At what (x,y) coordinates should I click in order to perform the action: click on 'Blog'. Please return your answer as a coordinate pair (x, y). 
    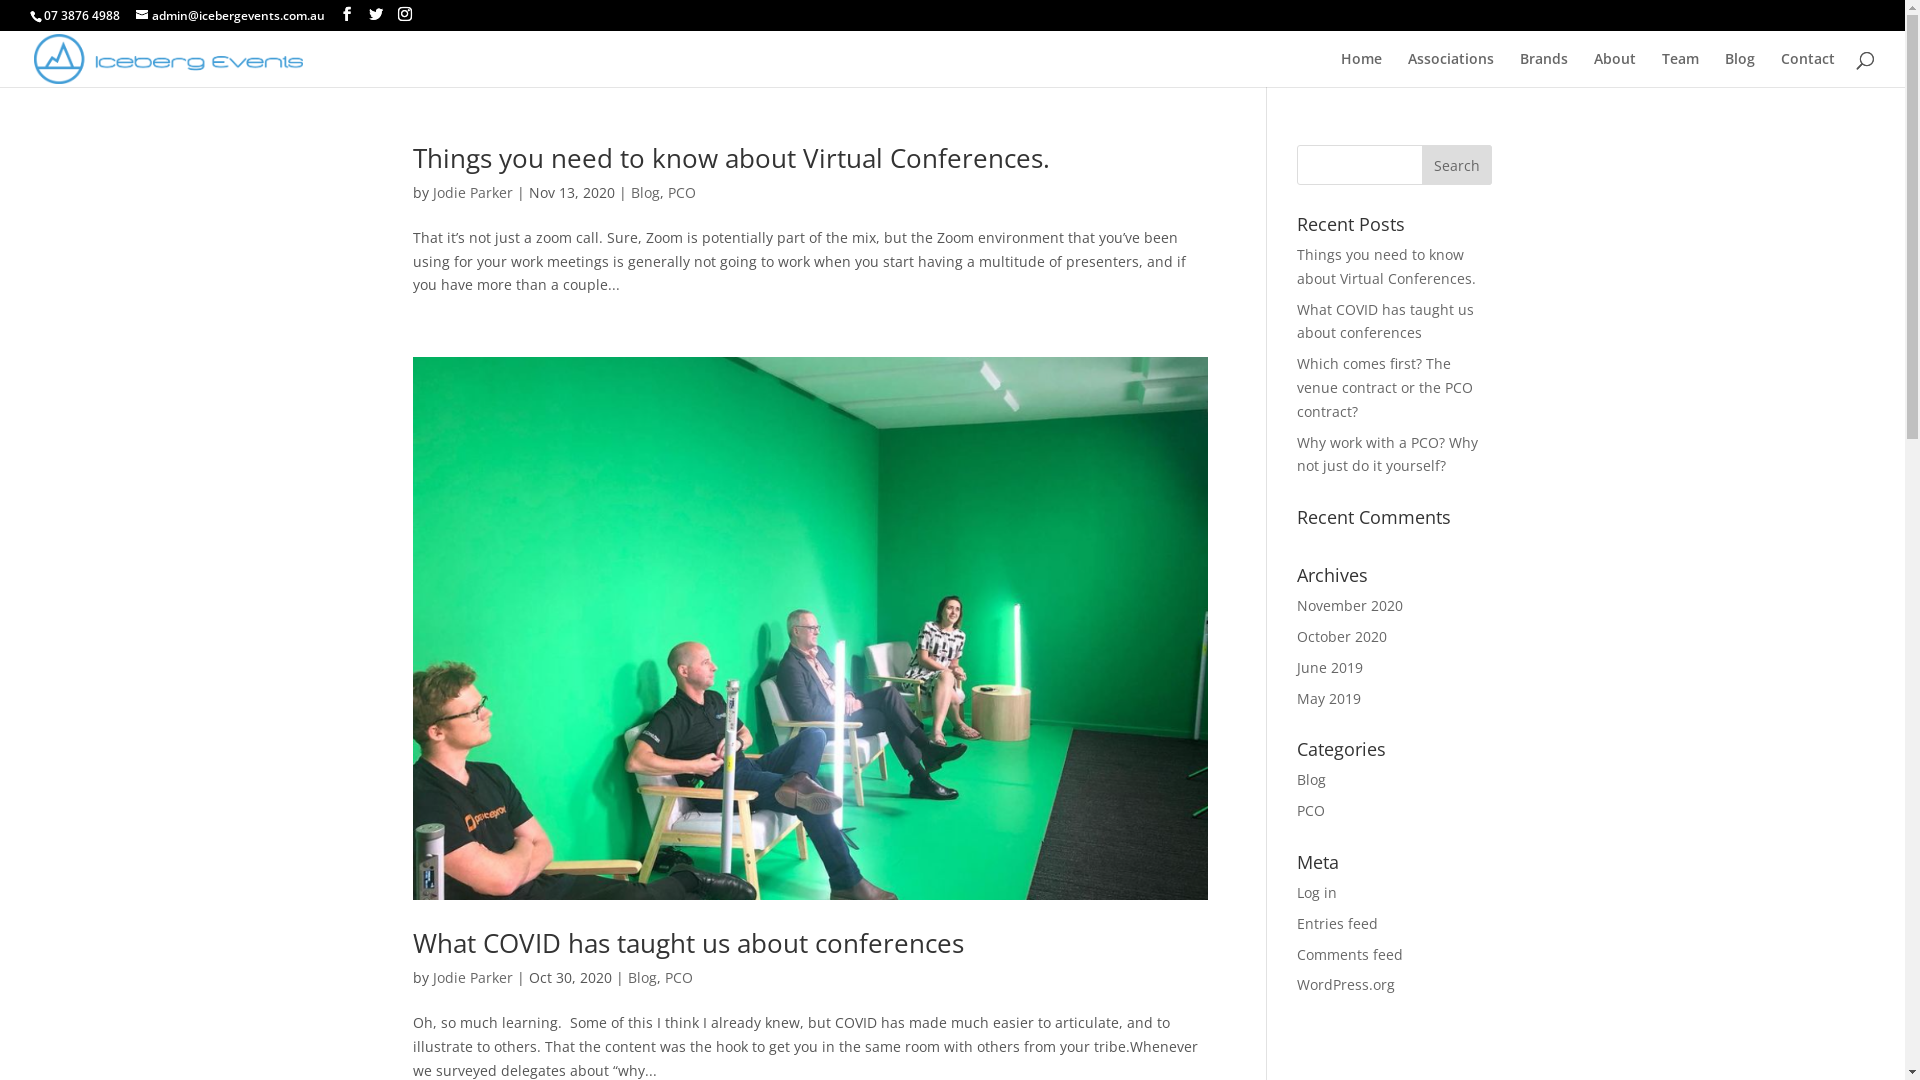
    Looking at the image, I should click on (642, 976).